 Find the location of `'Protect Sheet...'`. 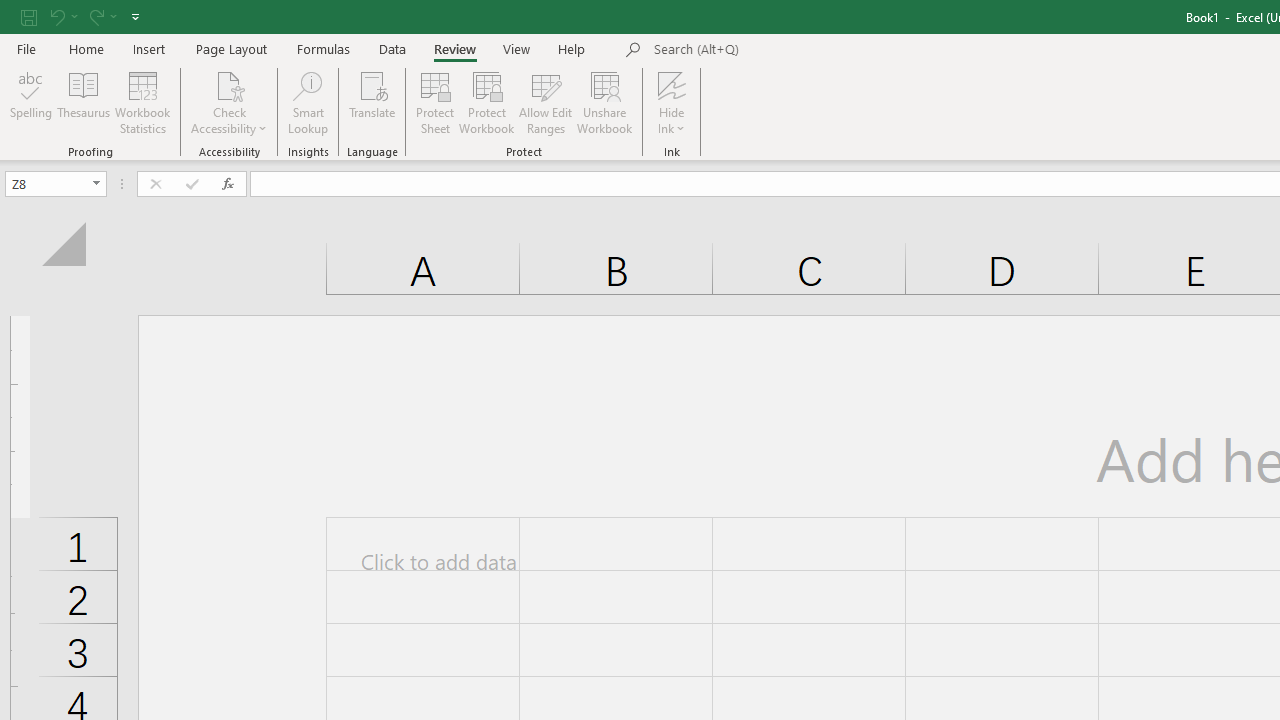

'Protect Sheet...' is located at coordinates (434, 103).